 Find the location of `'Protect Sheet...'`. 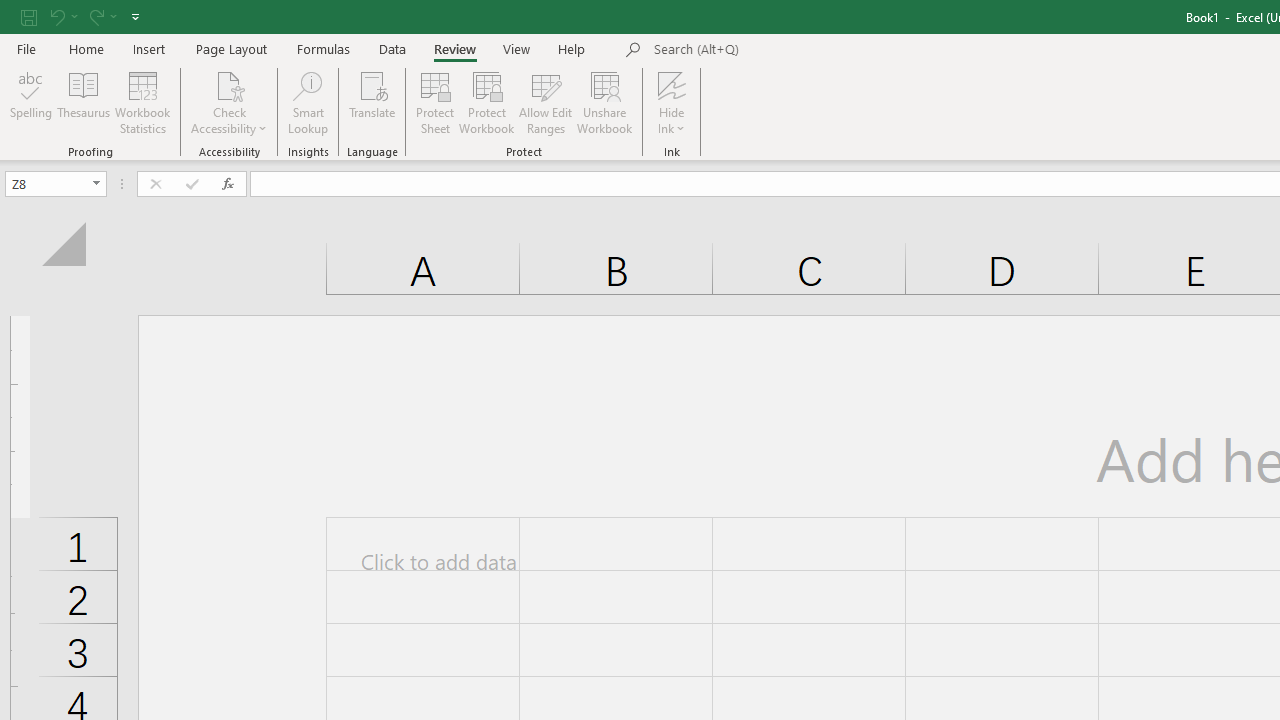

'Protect Sheet...' is located at coordinates (434, 103).